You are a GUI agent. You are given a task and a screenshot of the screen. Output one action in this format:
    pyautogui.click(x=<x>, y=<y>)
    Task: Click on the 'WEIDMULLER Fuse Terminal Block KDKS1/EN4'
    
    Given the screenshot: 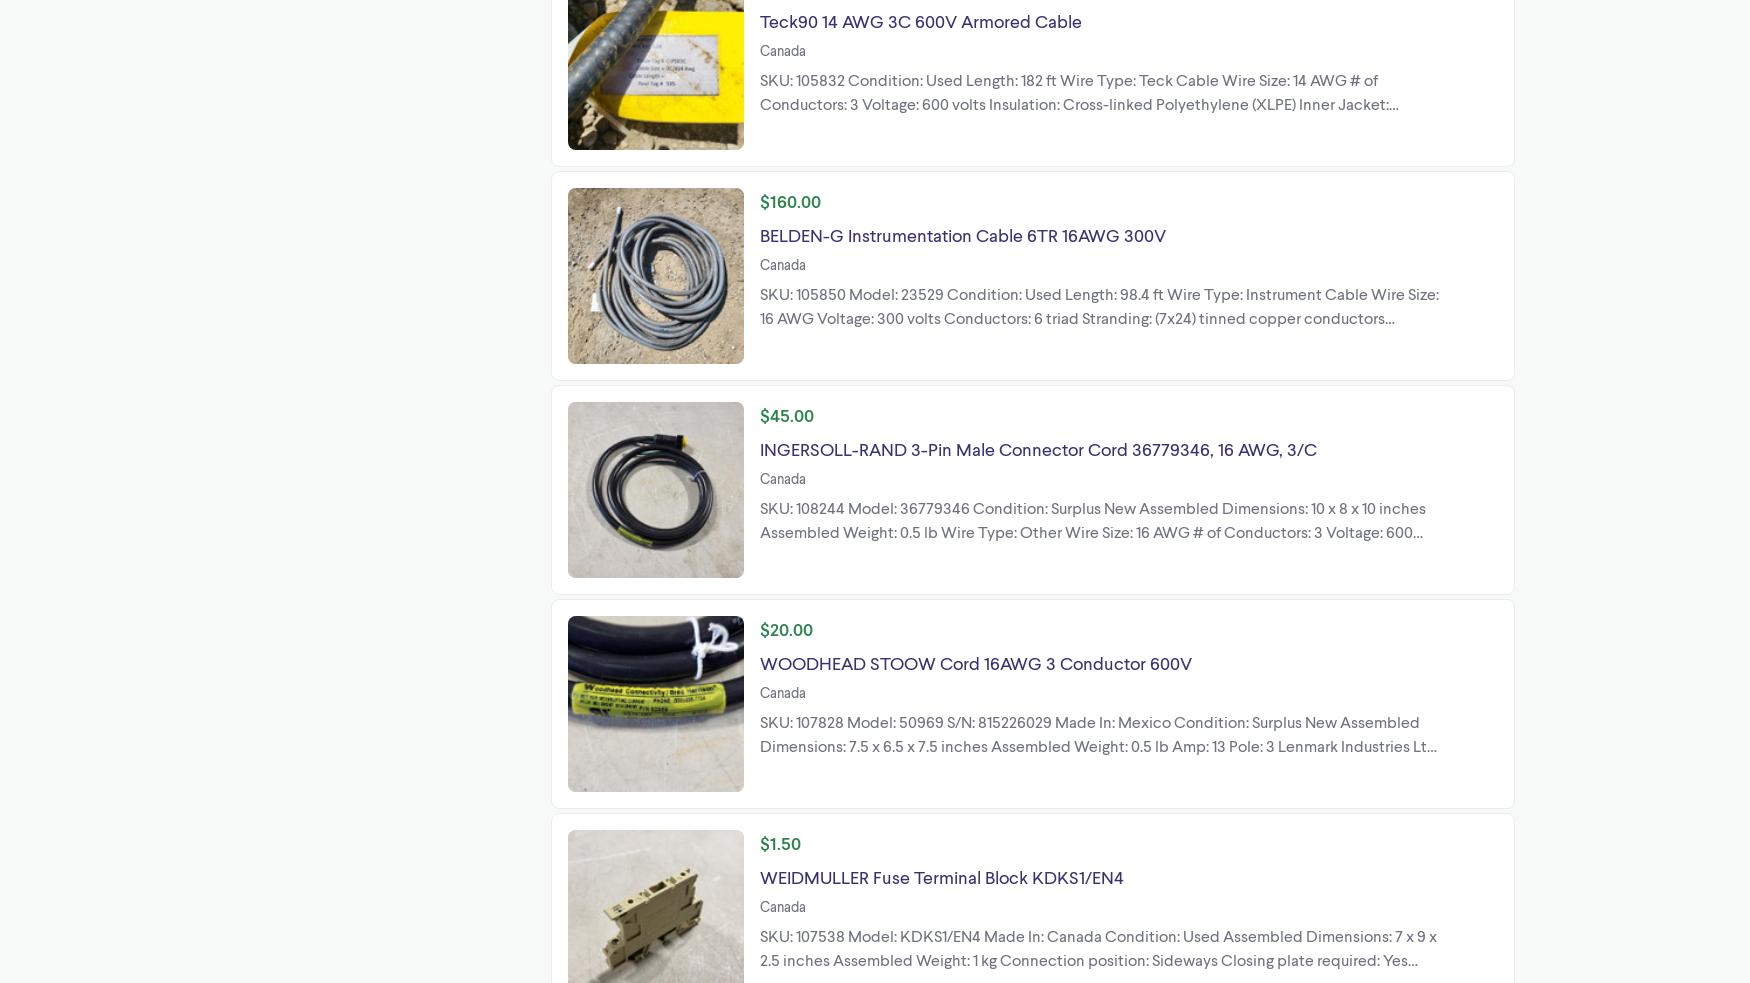 What is the action you would take?
    pyautogui.click(x=942, y=875)
    